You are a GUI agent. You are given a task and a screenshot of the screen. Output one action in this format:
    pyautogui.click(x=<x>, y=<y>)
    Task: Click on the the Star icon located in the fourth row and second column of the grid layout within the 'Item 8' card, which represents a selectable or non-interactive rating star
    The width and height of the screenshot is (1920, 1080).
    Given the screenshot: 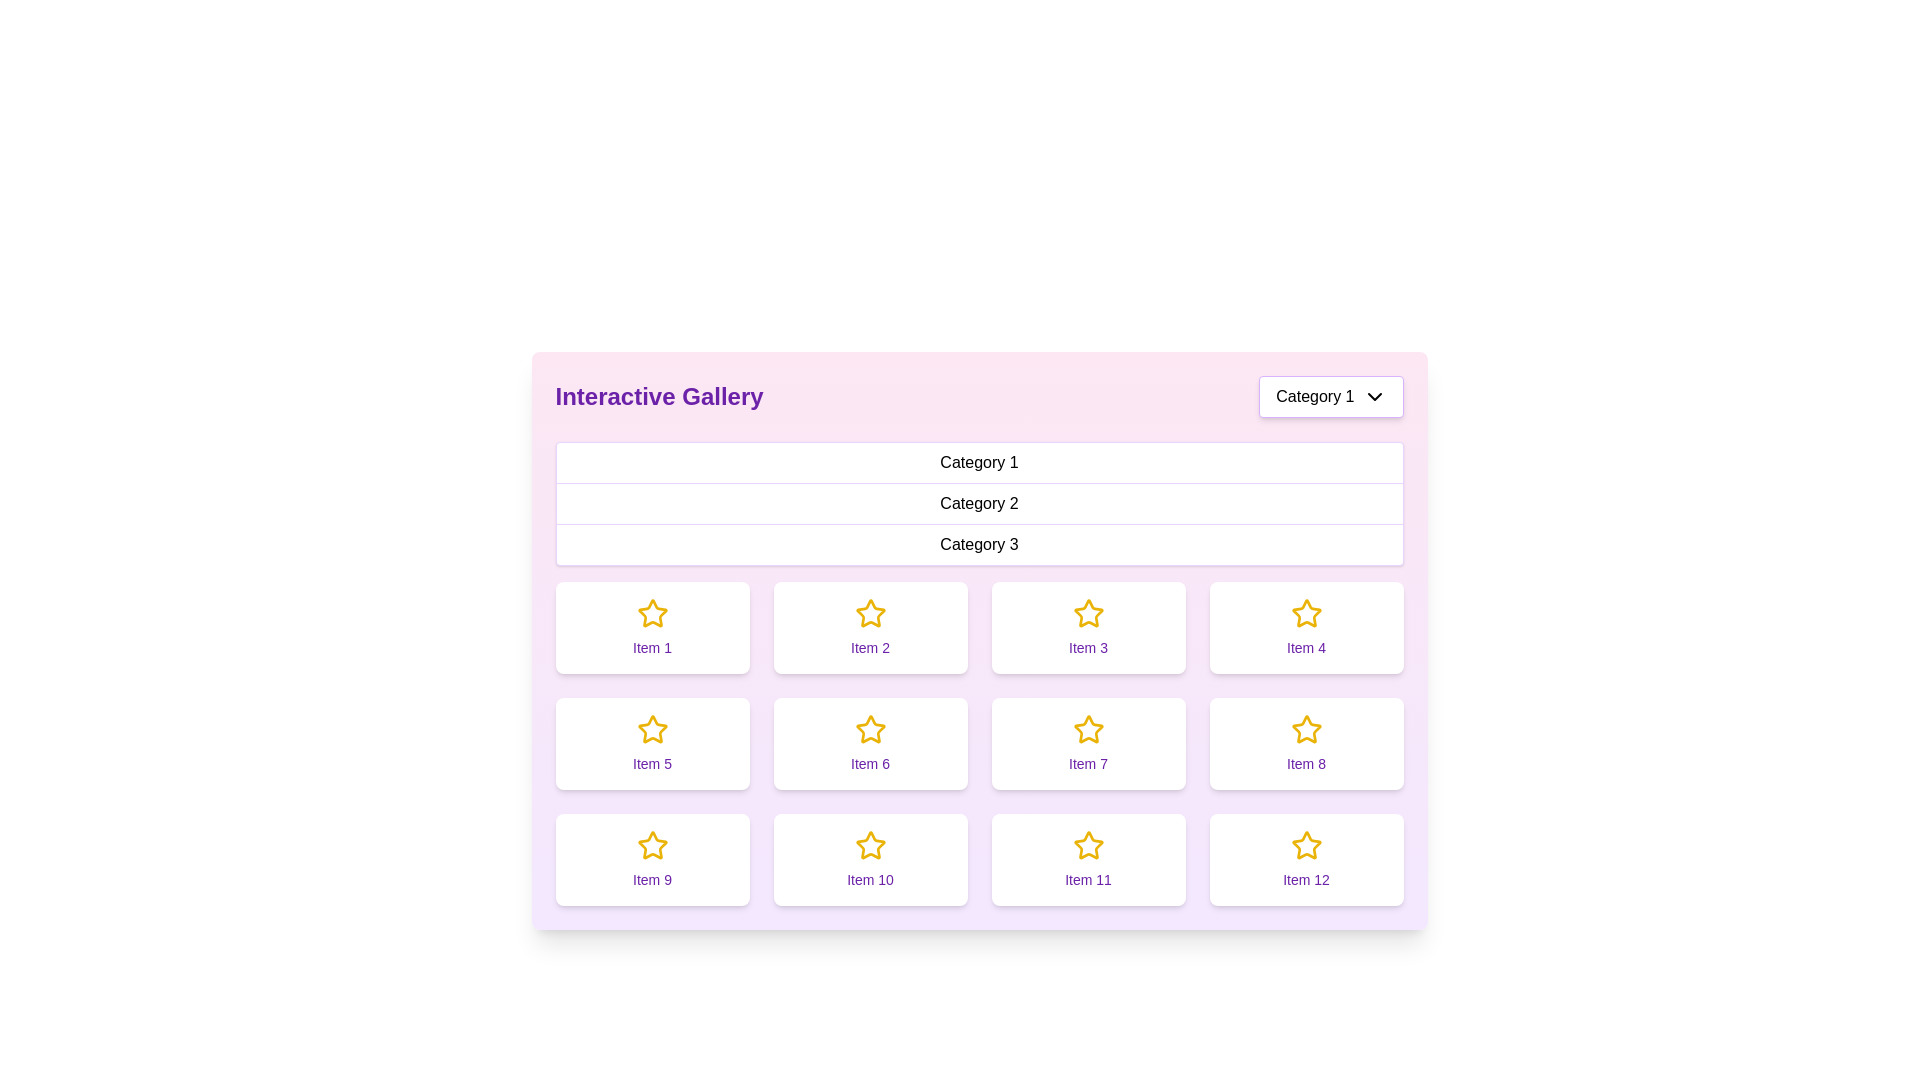 What is the action you would take?
    pyautogui.click(x=1306, y=729)
    